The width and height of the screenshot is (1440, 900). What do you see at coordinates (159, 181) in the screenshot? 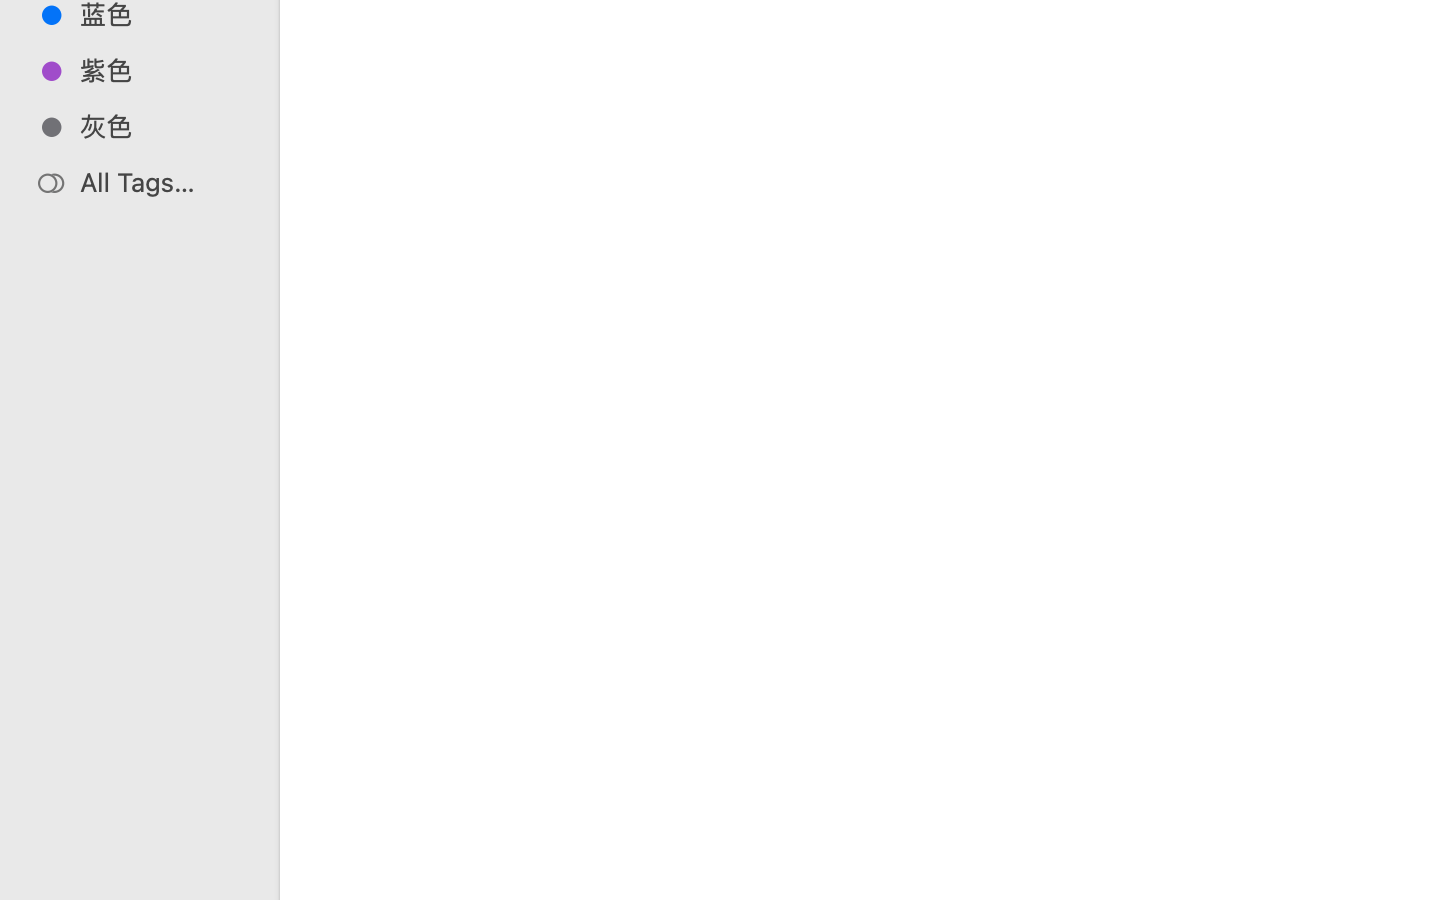
I see `'All Tags…'` at bounding box center [159, 181].